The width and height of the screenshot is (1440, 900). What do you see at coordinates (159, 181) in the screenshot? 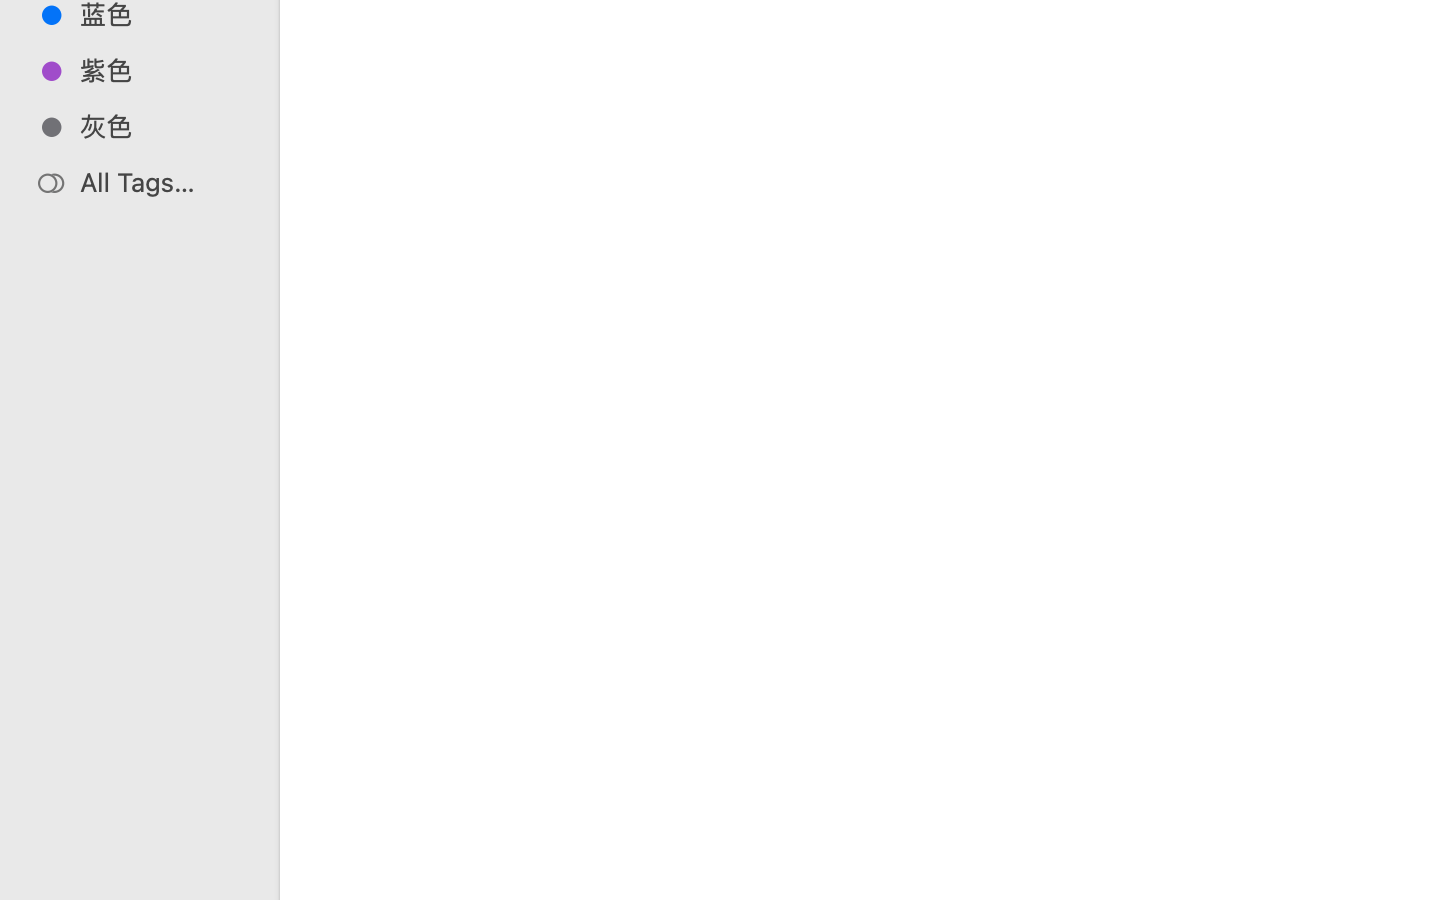
I see `'All Tags…'` at bounding box center [159, 181].